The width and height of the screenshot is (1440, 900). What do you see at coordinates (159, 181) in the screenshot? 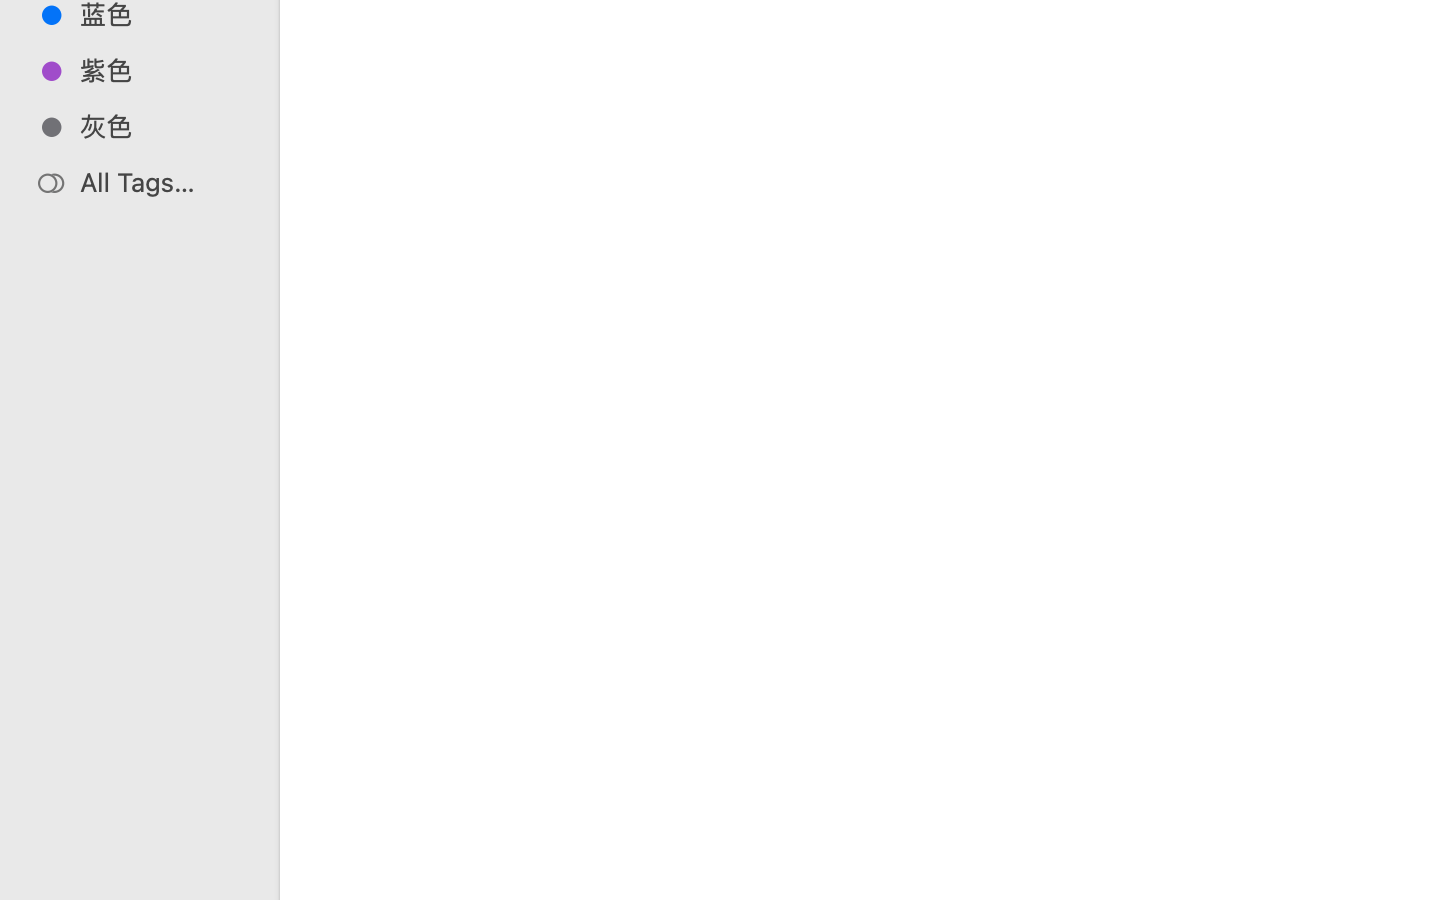
I see `'All Tags…'` at bounding box center [159, 181].